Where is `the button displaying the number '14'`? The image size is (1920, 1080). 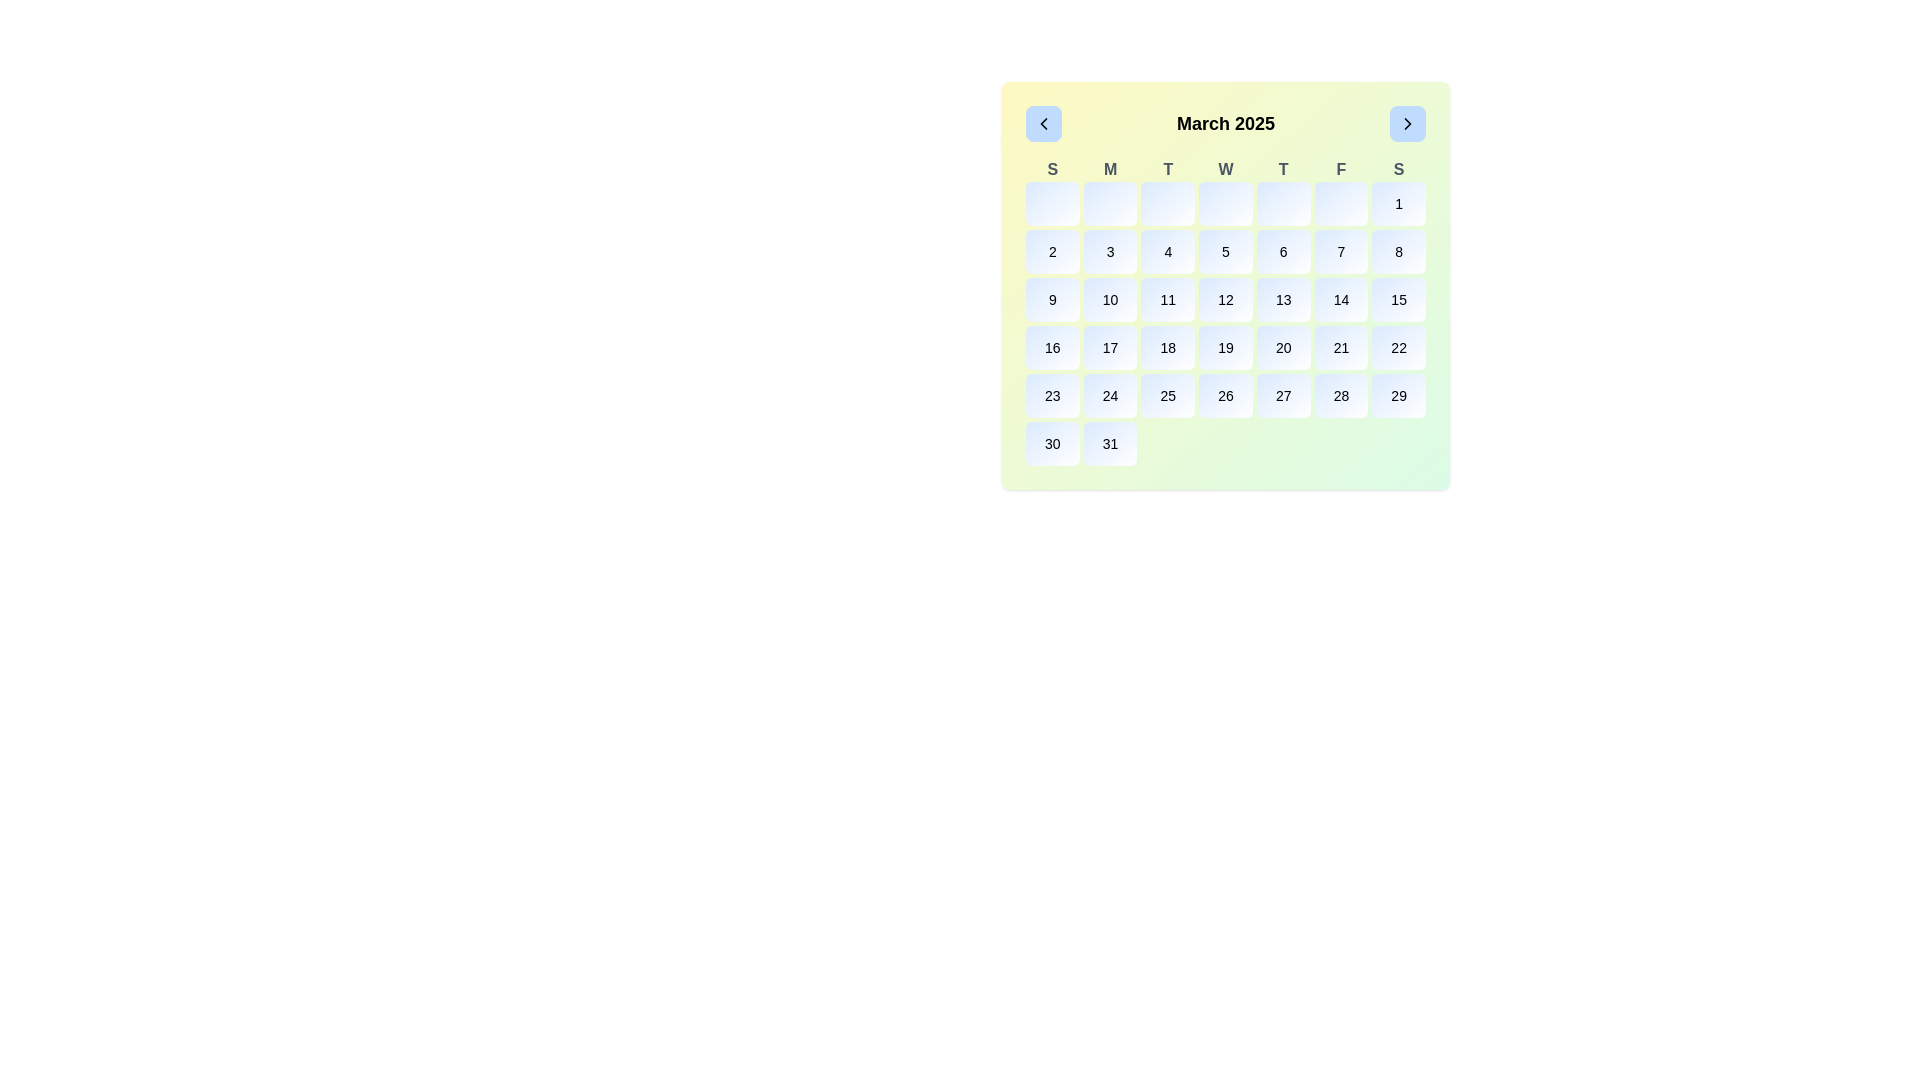
the button displaying the number '14' is located at coordinates (1341, 300).